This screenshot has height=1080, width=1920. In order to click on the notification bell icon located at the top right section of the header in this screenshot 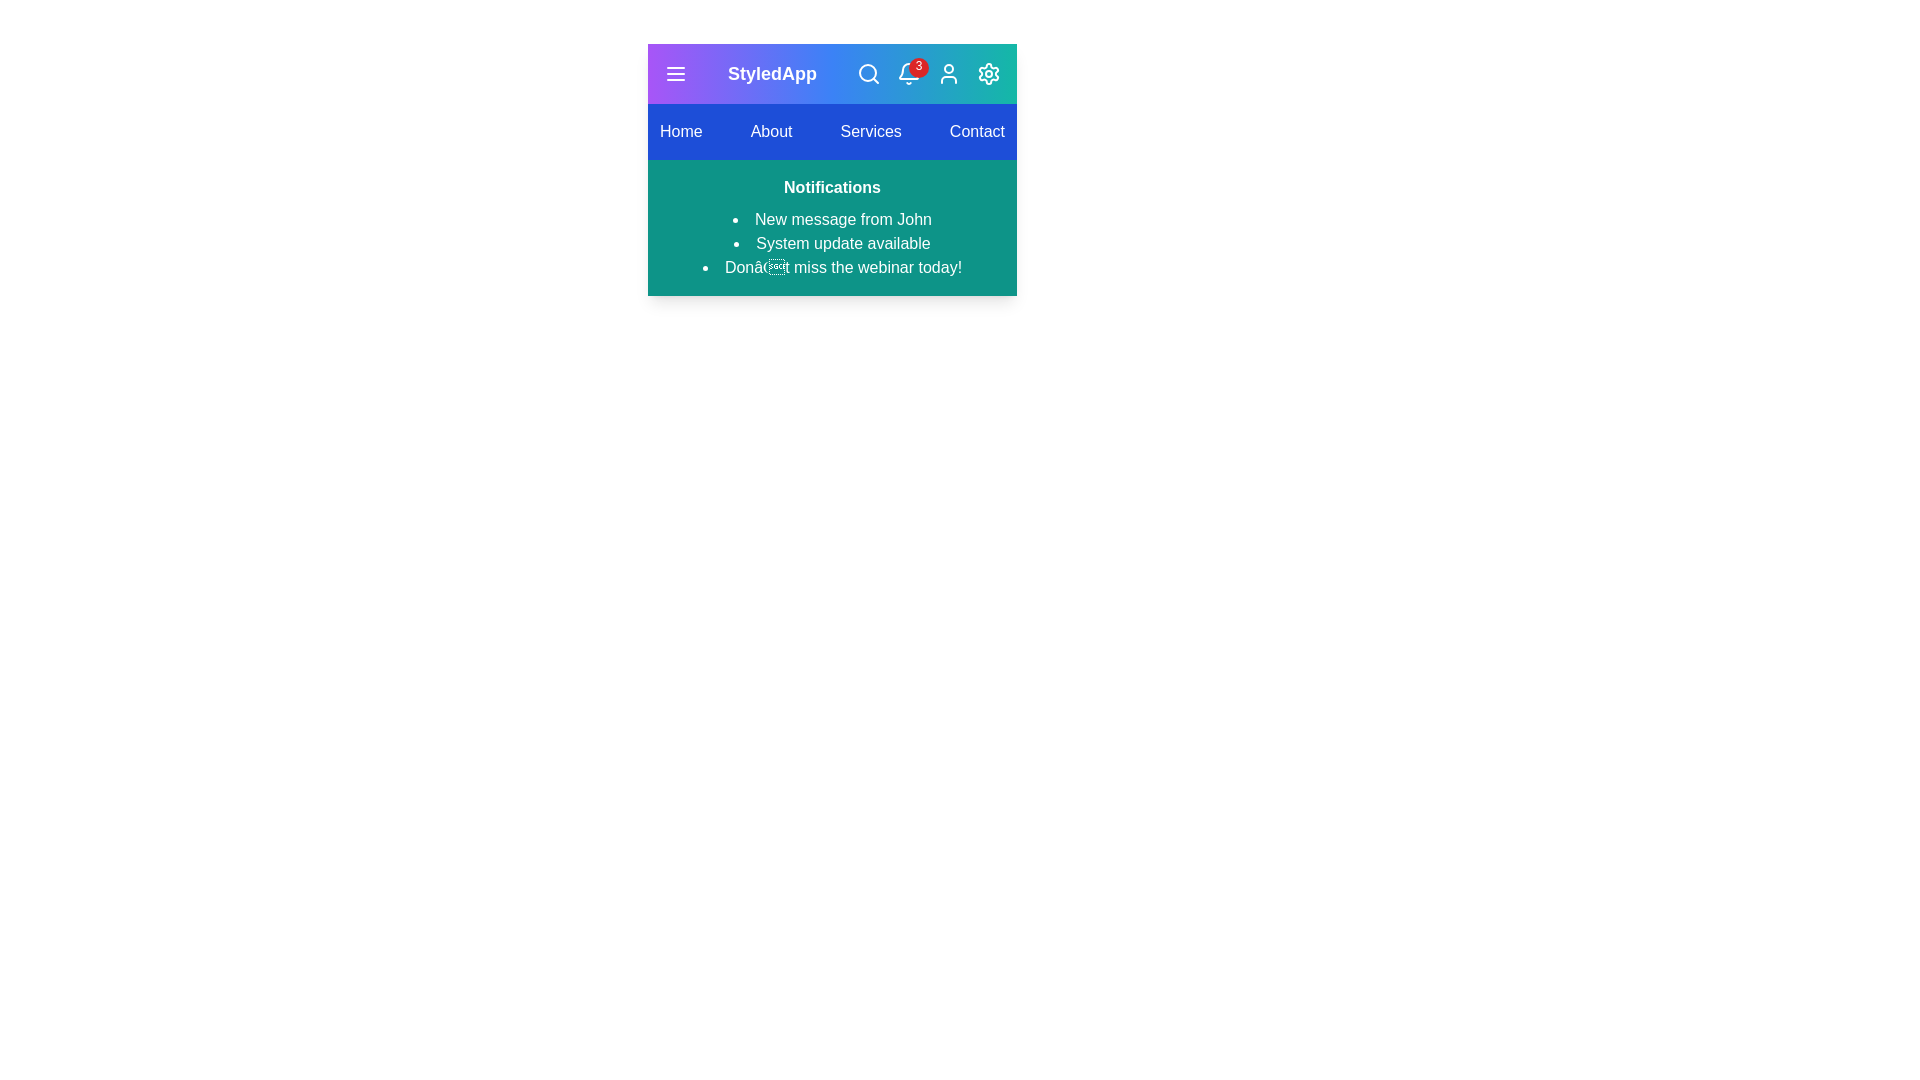, I will do `click(907, 70)`.